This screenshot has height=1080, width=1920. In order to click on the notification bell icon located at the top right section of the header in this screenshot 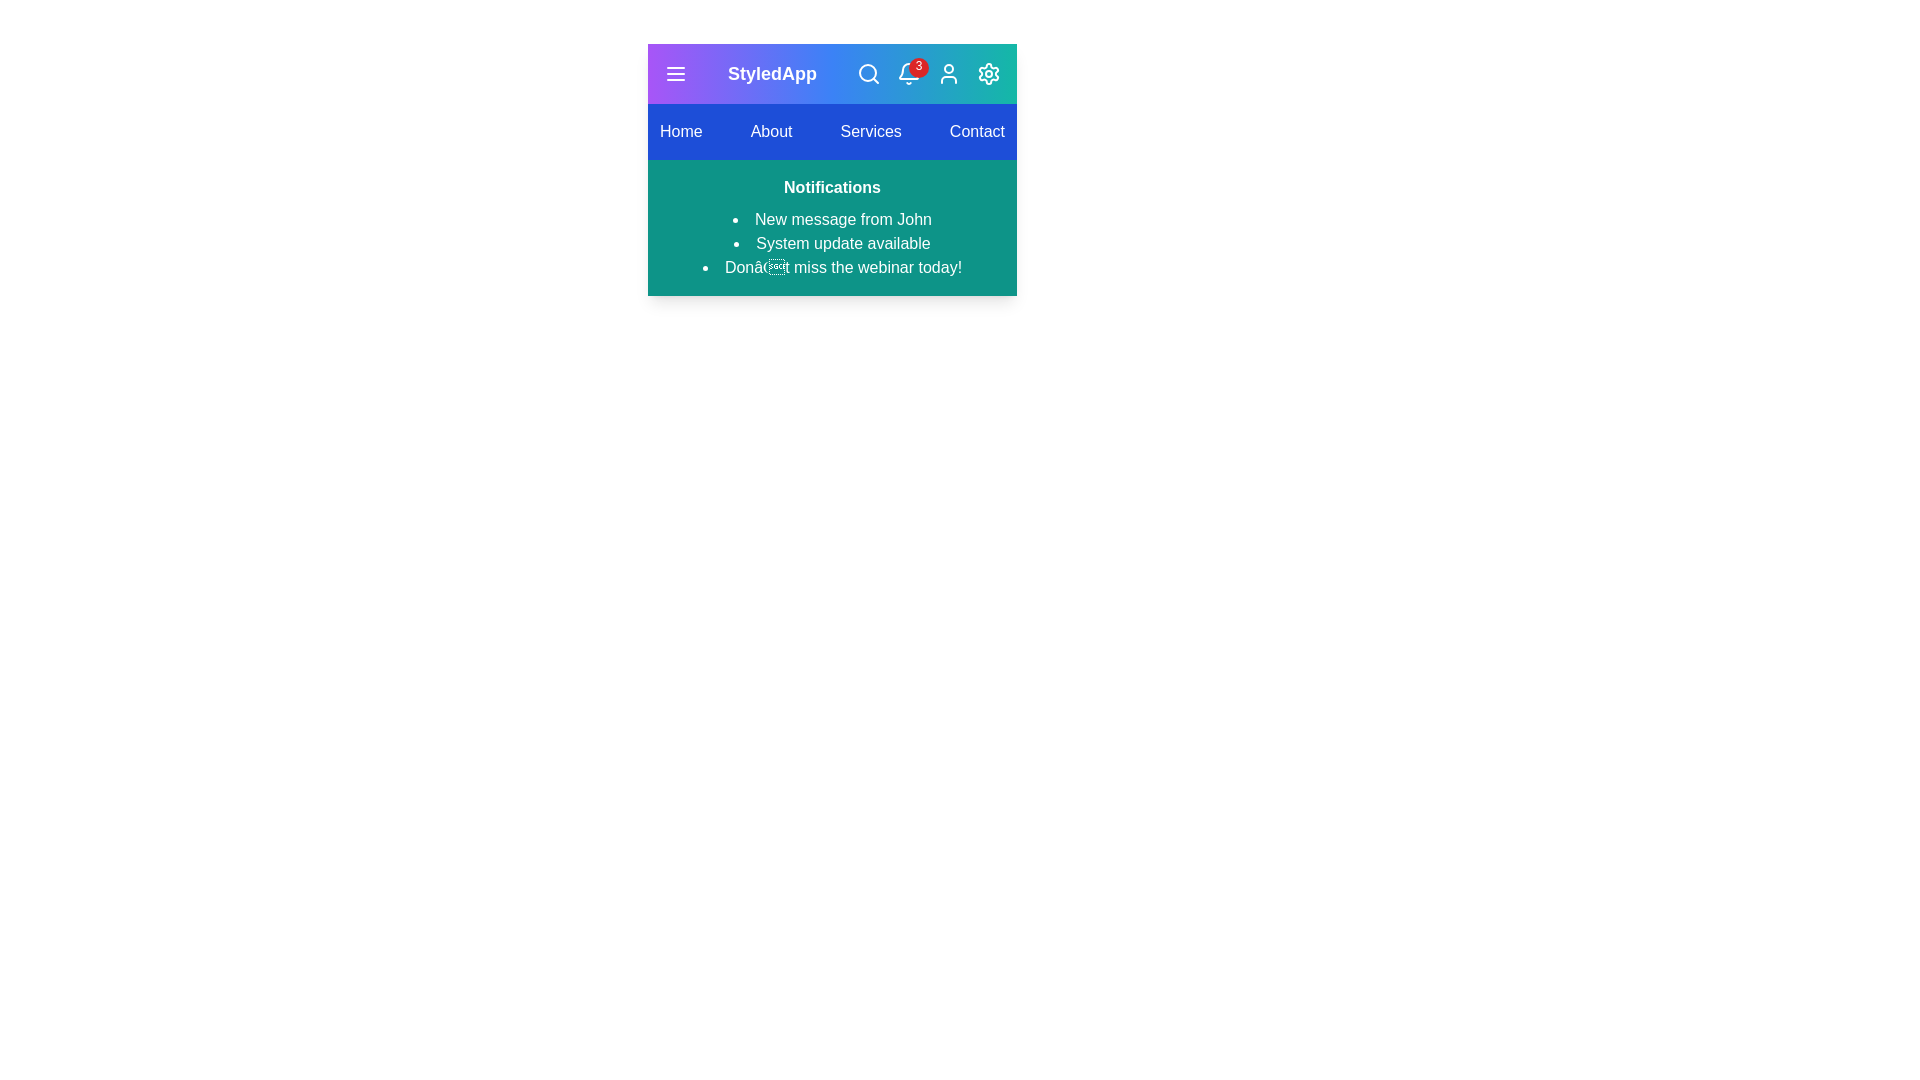, I will do `click(907, 70)`.